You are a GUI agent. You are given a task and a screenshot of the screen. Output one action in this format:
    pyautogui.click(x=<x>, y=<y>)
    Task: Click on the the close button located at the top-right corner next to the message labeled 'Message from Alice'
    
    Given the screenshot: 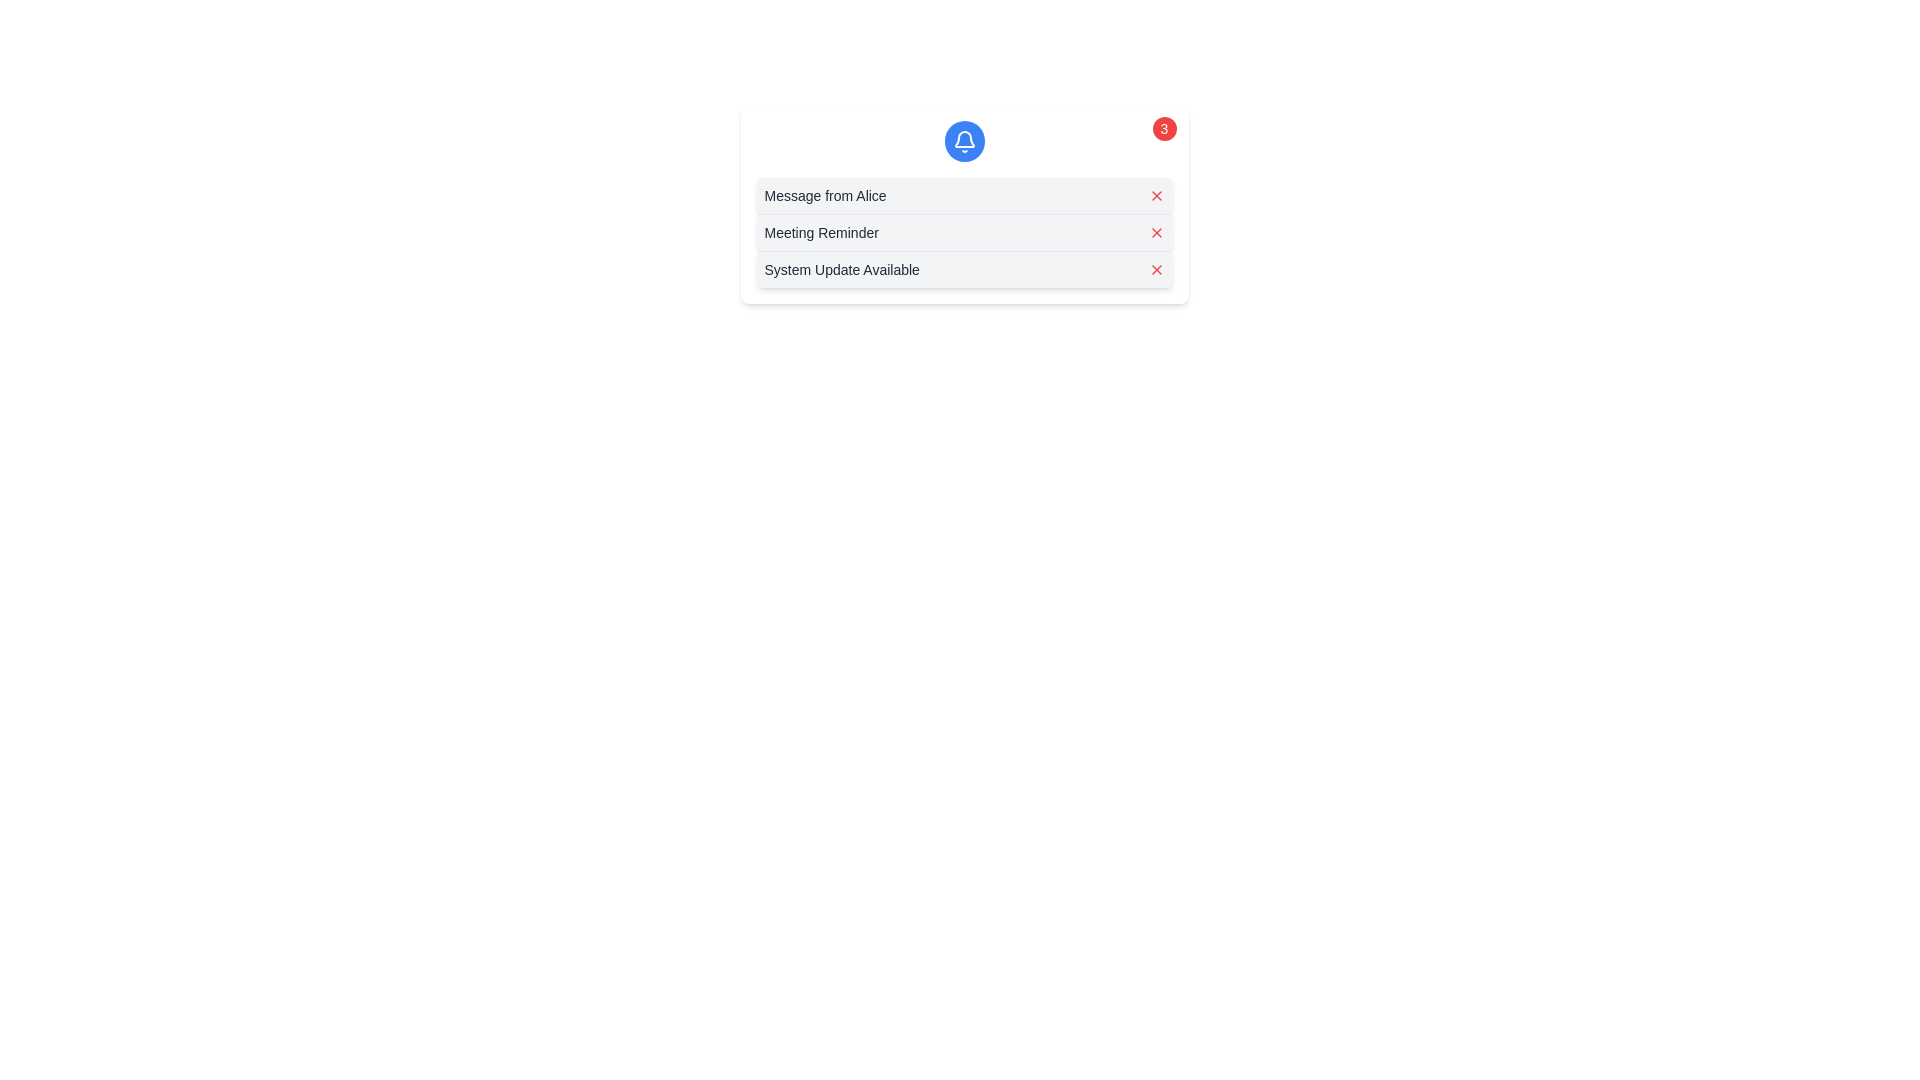 What is the action you would take?
    pyautogui.click(x=1156, y=195)
    